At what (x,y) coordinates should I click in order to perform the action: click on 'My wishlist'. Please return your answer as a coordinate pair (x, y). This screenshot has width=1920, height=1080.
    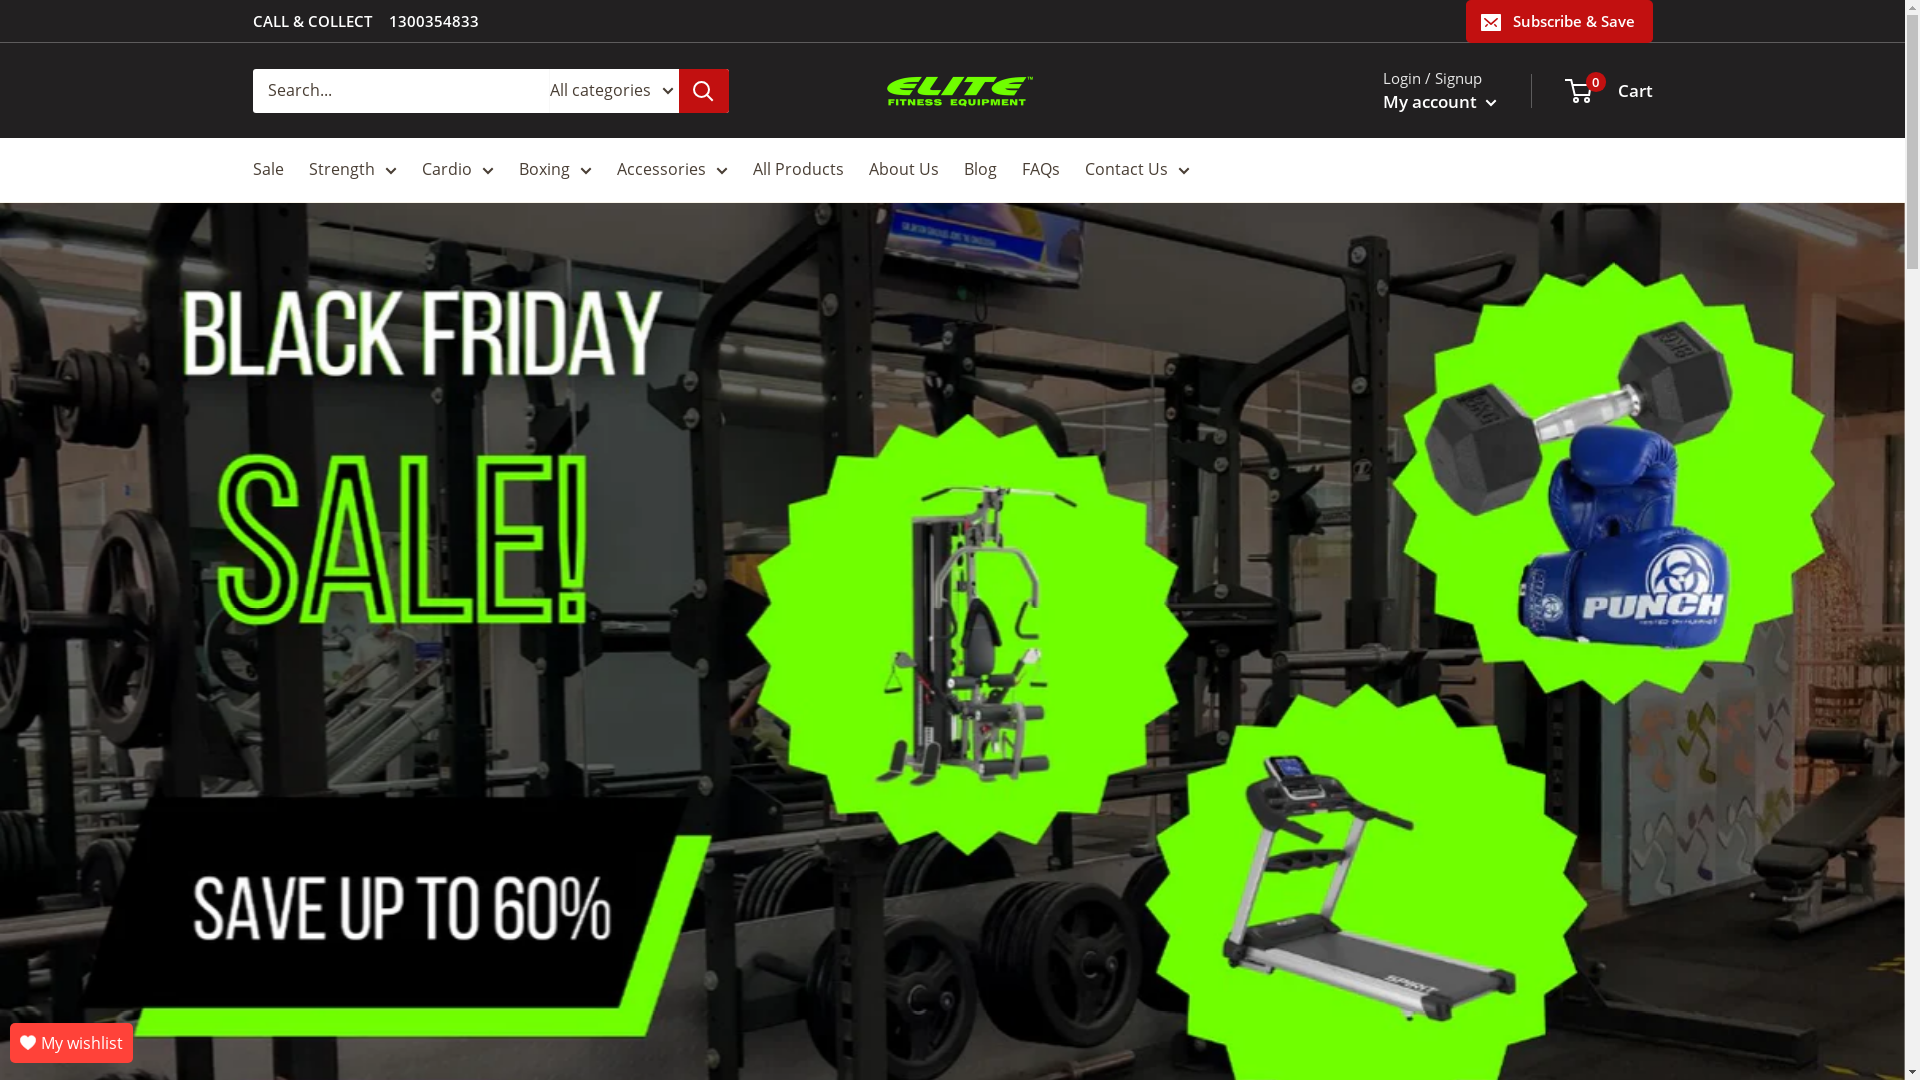
    Looking at the image, I should click on (71, 1041).